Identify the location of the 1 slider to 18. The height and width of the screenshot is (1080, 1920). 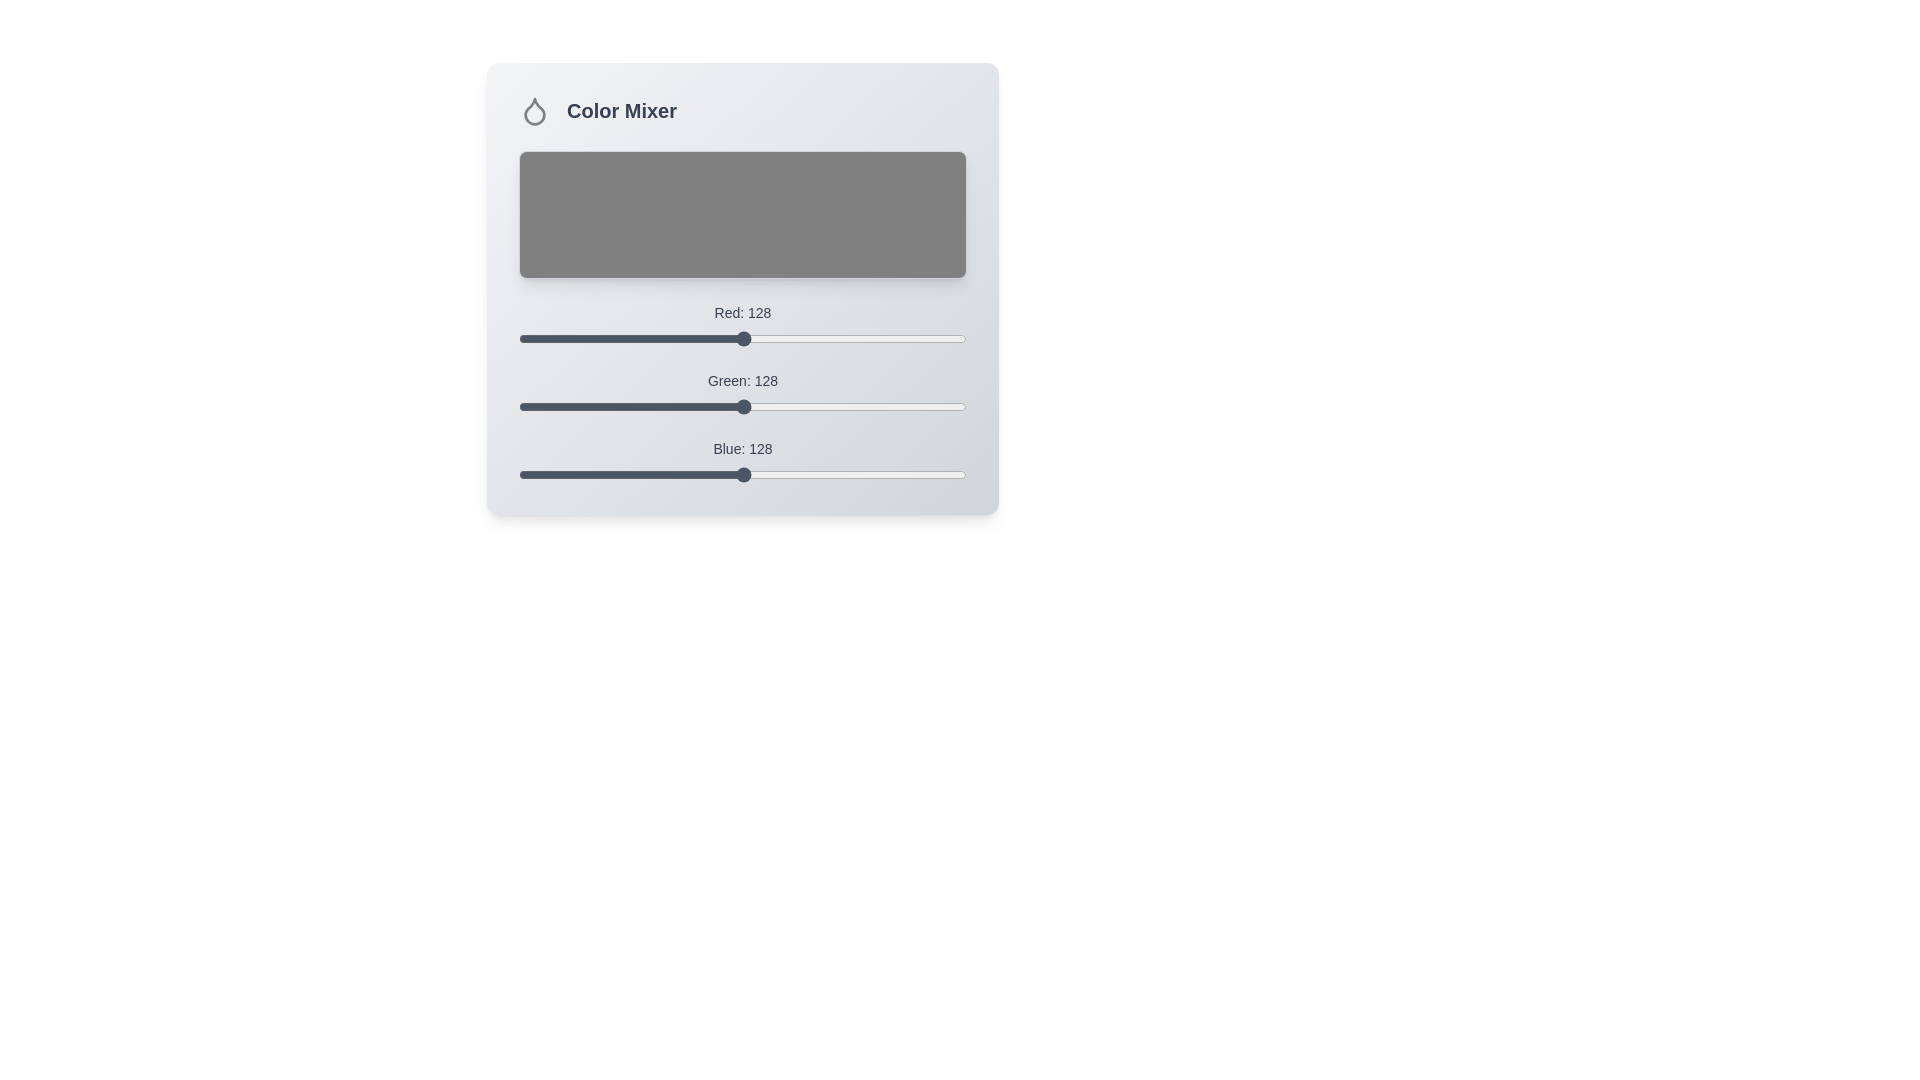
(550, 398).